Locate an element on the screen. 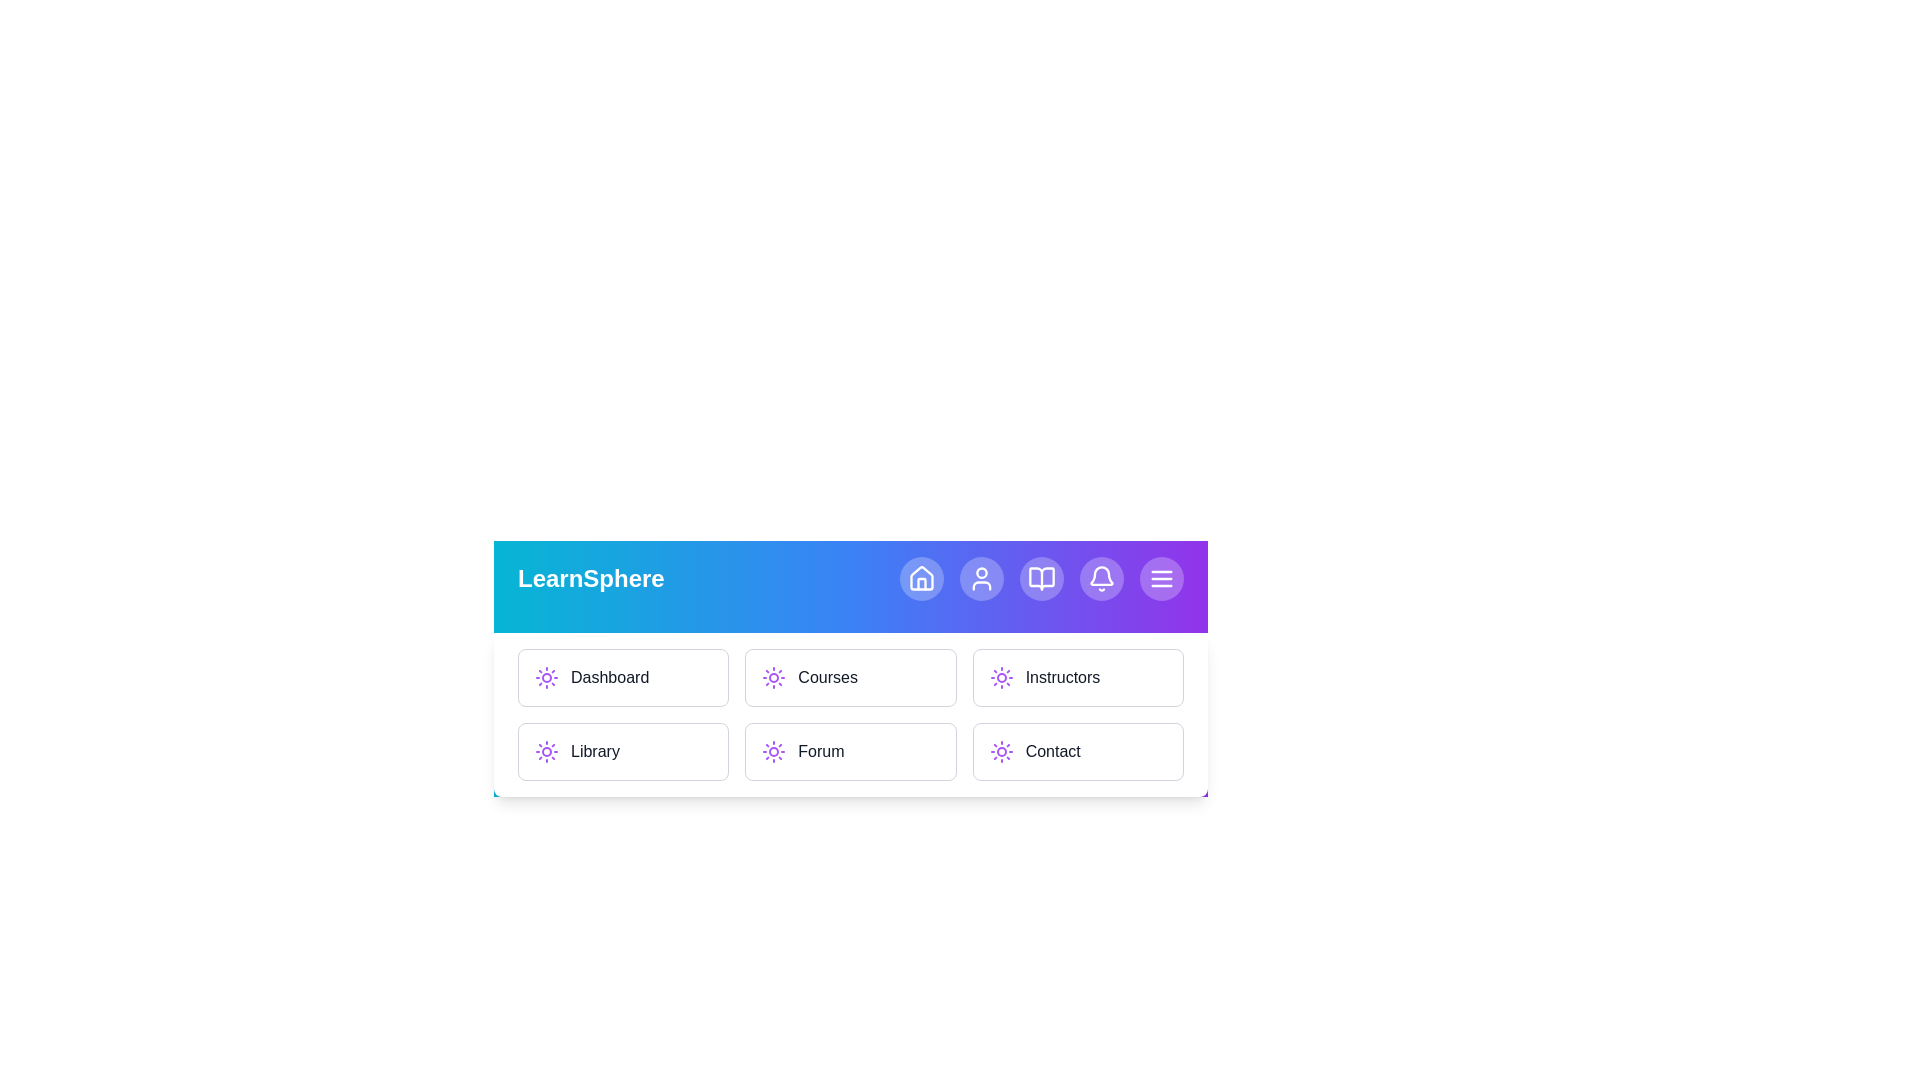  the menu item Dashboard to navigate to the corresponding section is located at coordinates (622, 677).